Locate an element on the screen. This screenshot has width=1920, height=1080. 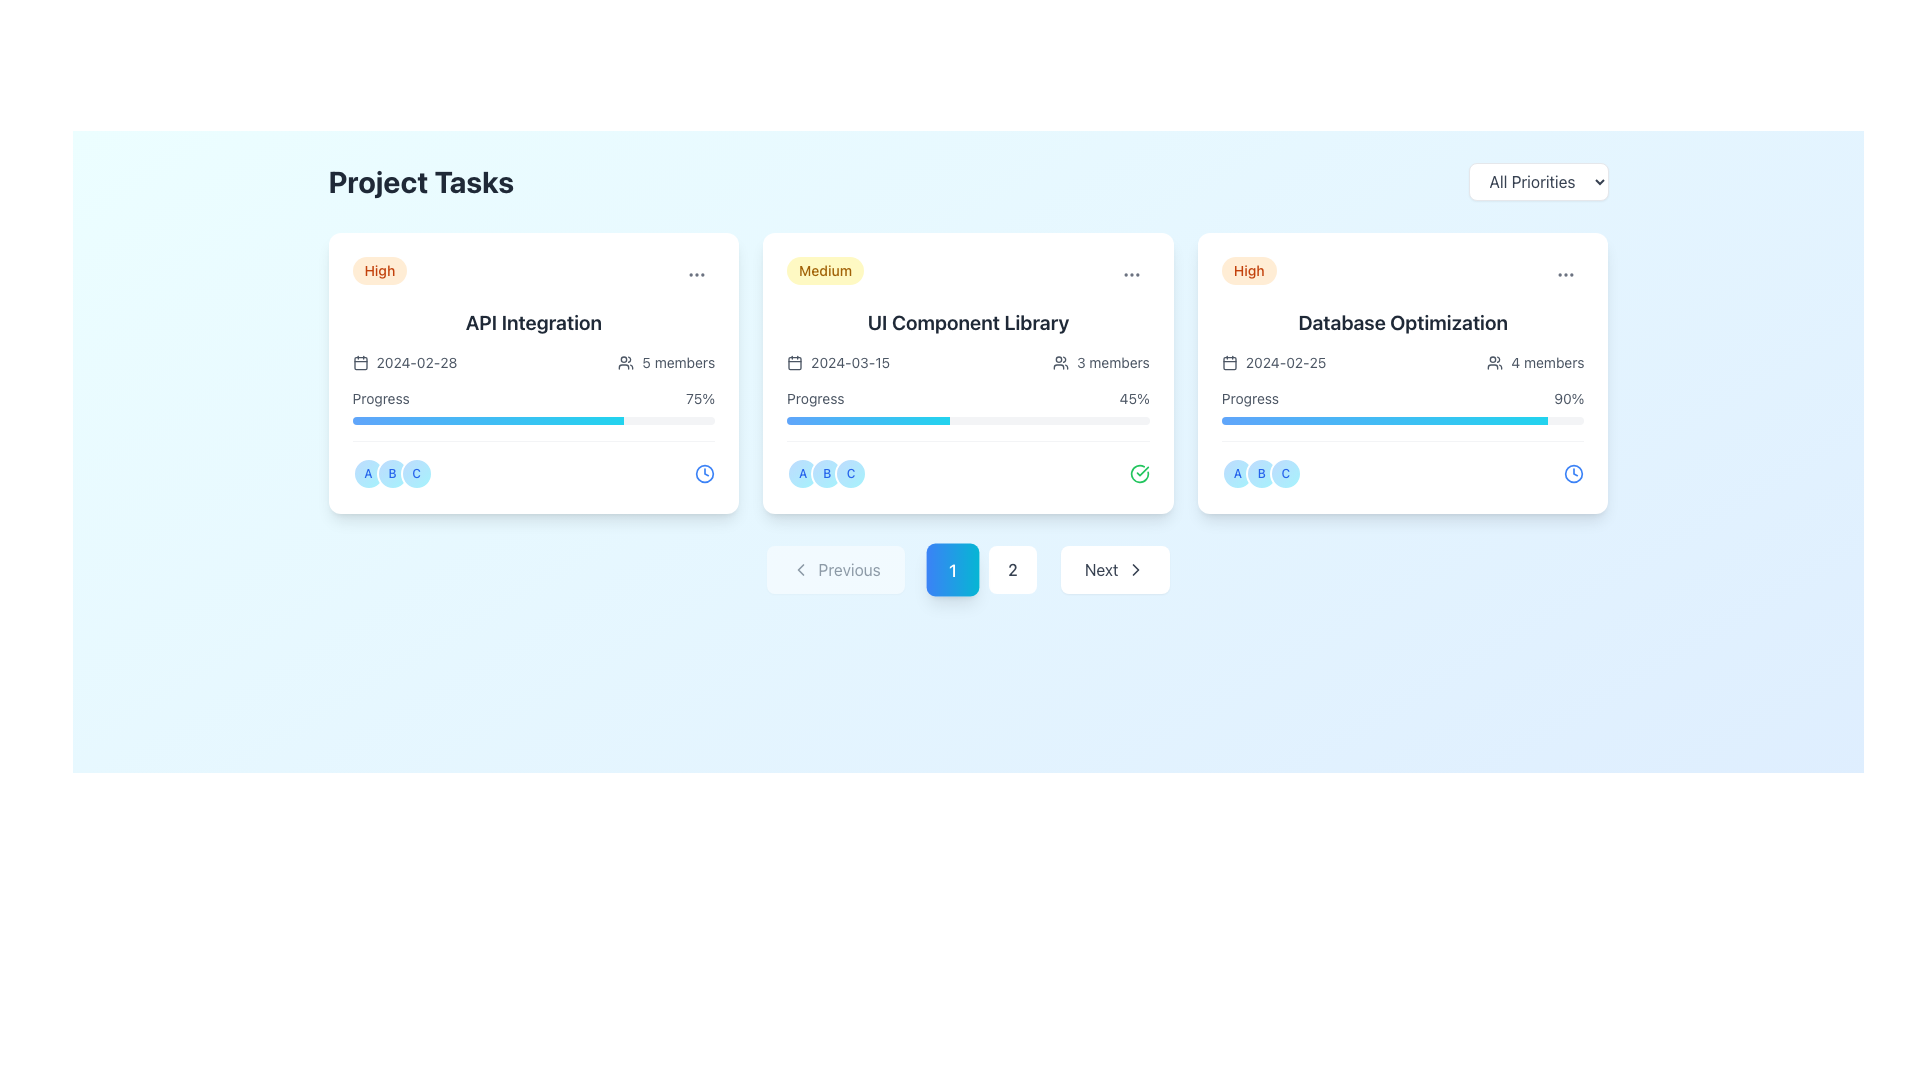
the circular icon with three vertically aligned dots located to the far right of the 'Database Optimization' card in the task list layout is located at coordinates (1565, 274).